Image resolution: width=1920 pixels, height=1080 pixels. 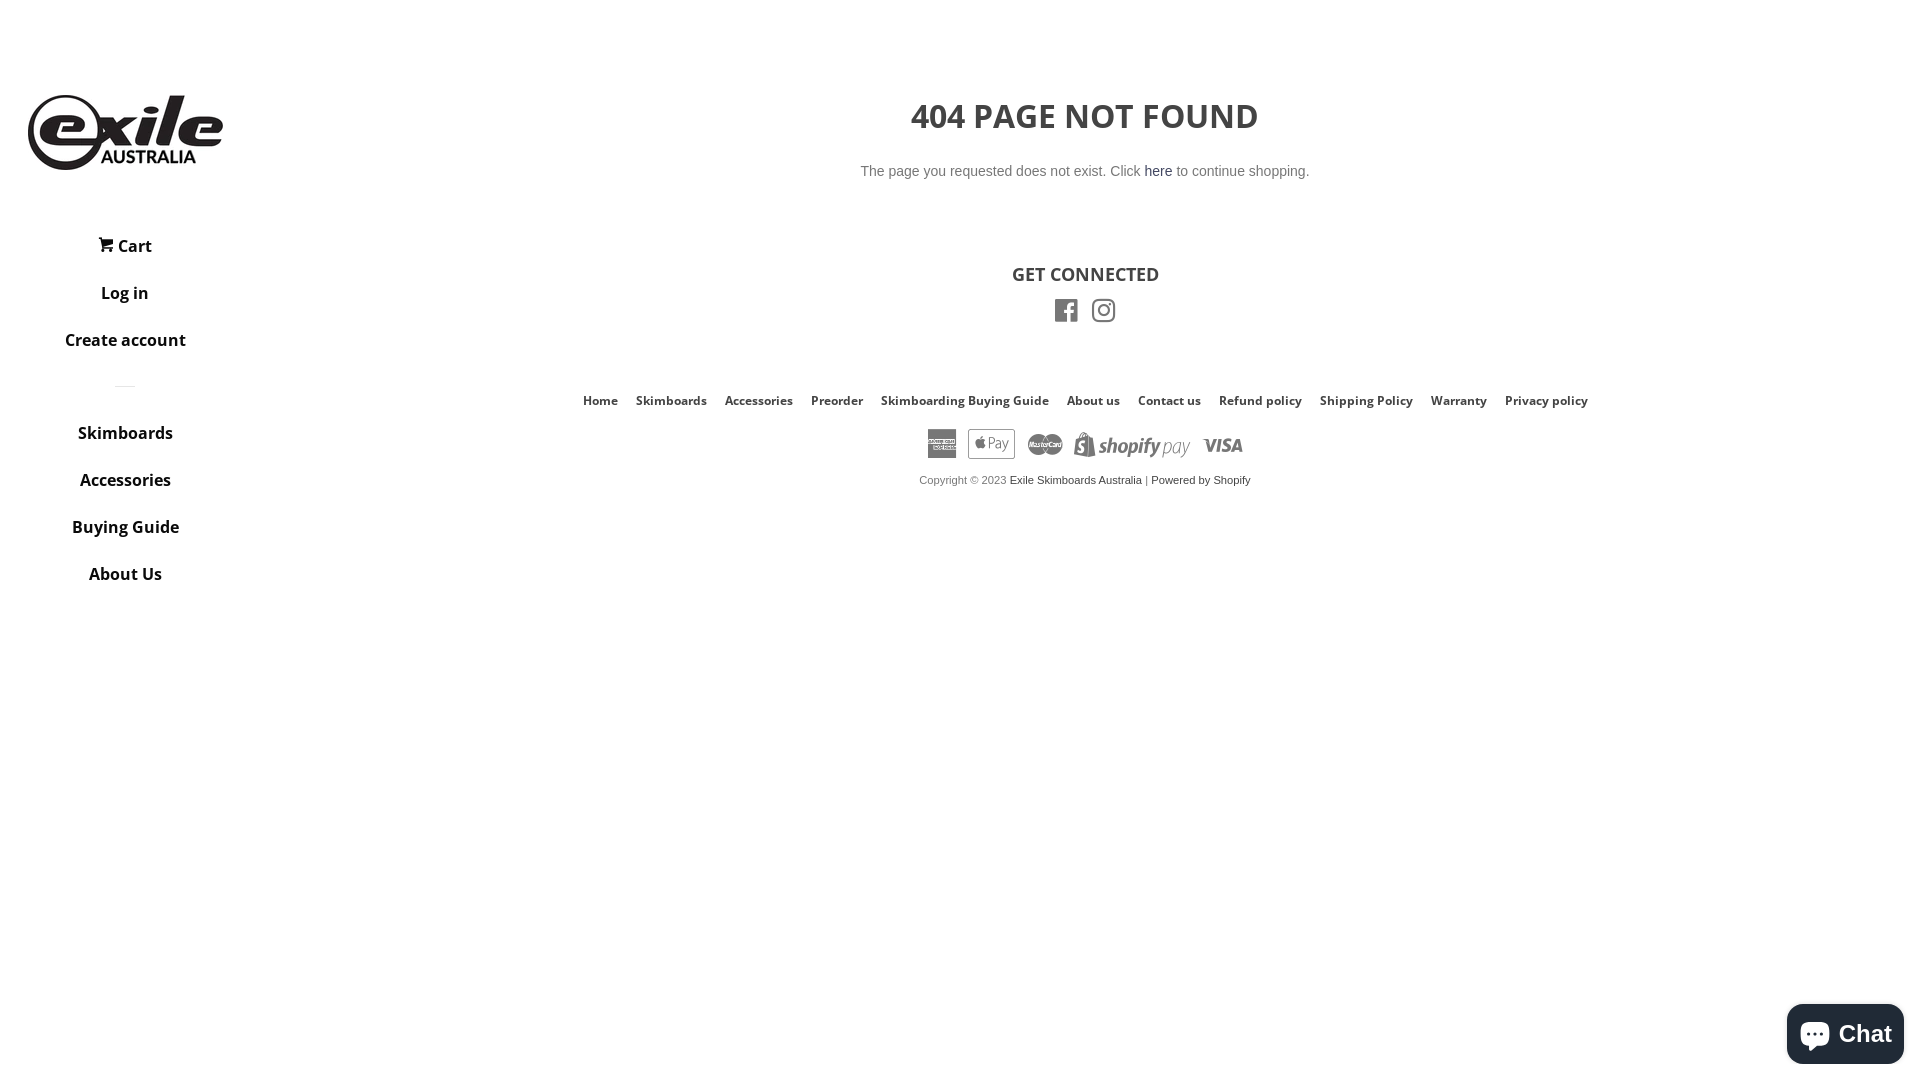 I want to click on 'Buying Guide', so click(x=123, y=533).